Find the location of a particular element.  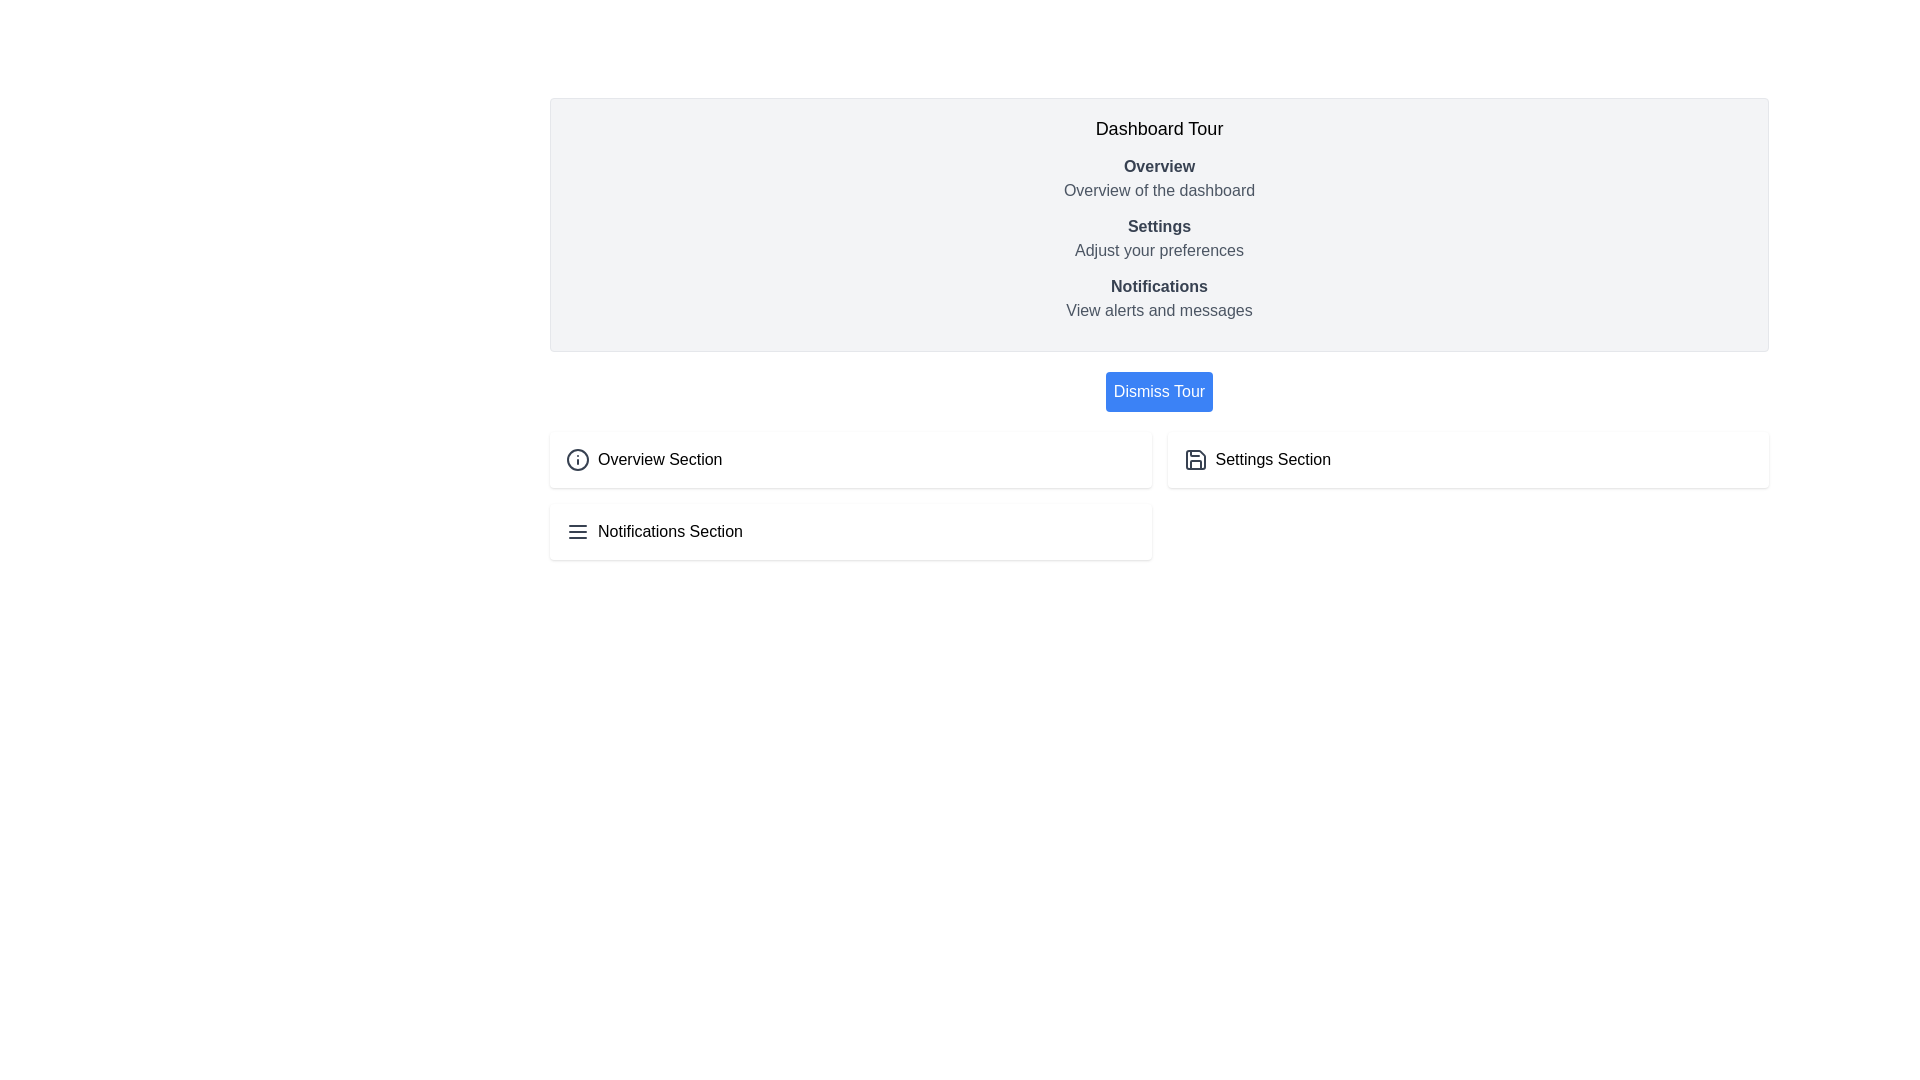

the informational Text Label that provides a title and subtitle for the 'Notifications' section, located above the 'Dismiss Tour' button and below the 'SettingsAdjust your preferences' entry is located at coordinates (1159, 299).